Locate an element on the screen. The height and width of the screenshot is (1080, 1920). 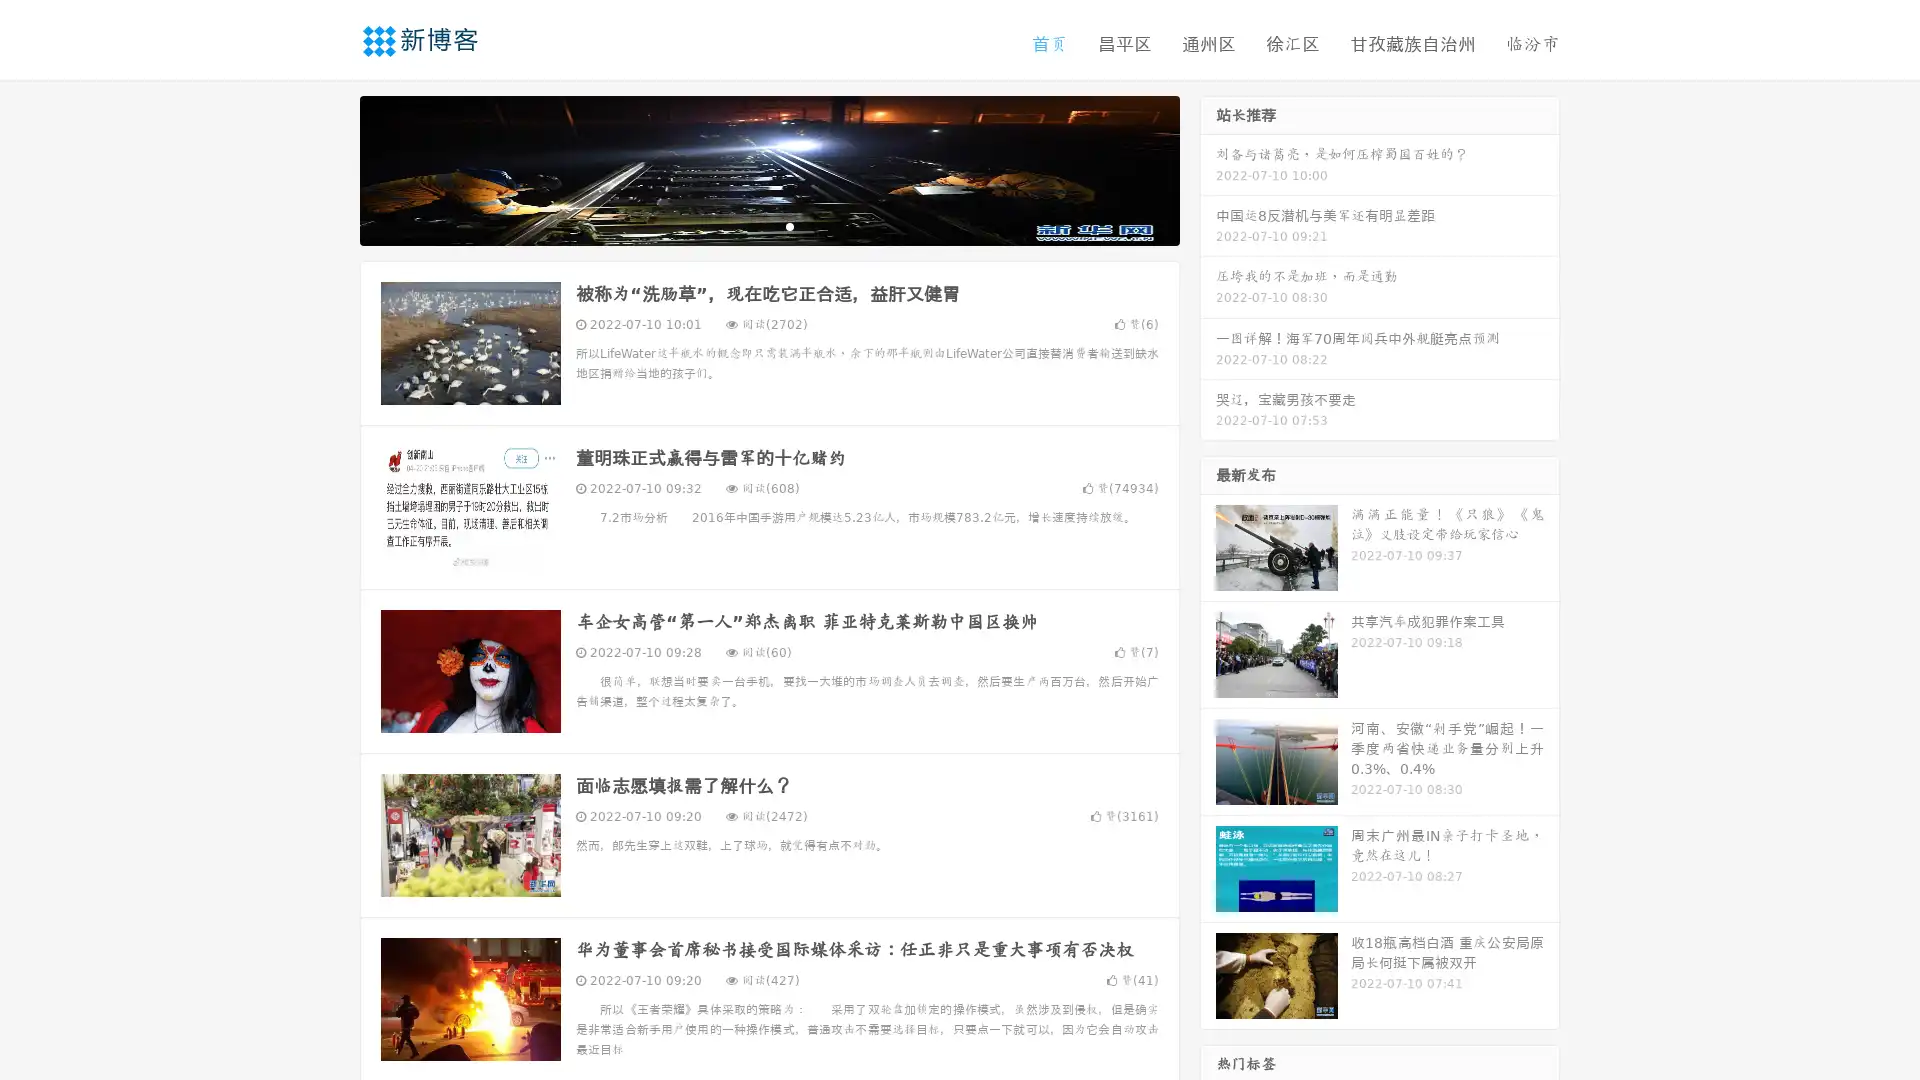
Go to slide 2 is located at coordinates (768, 225).